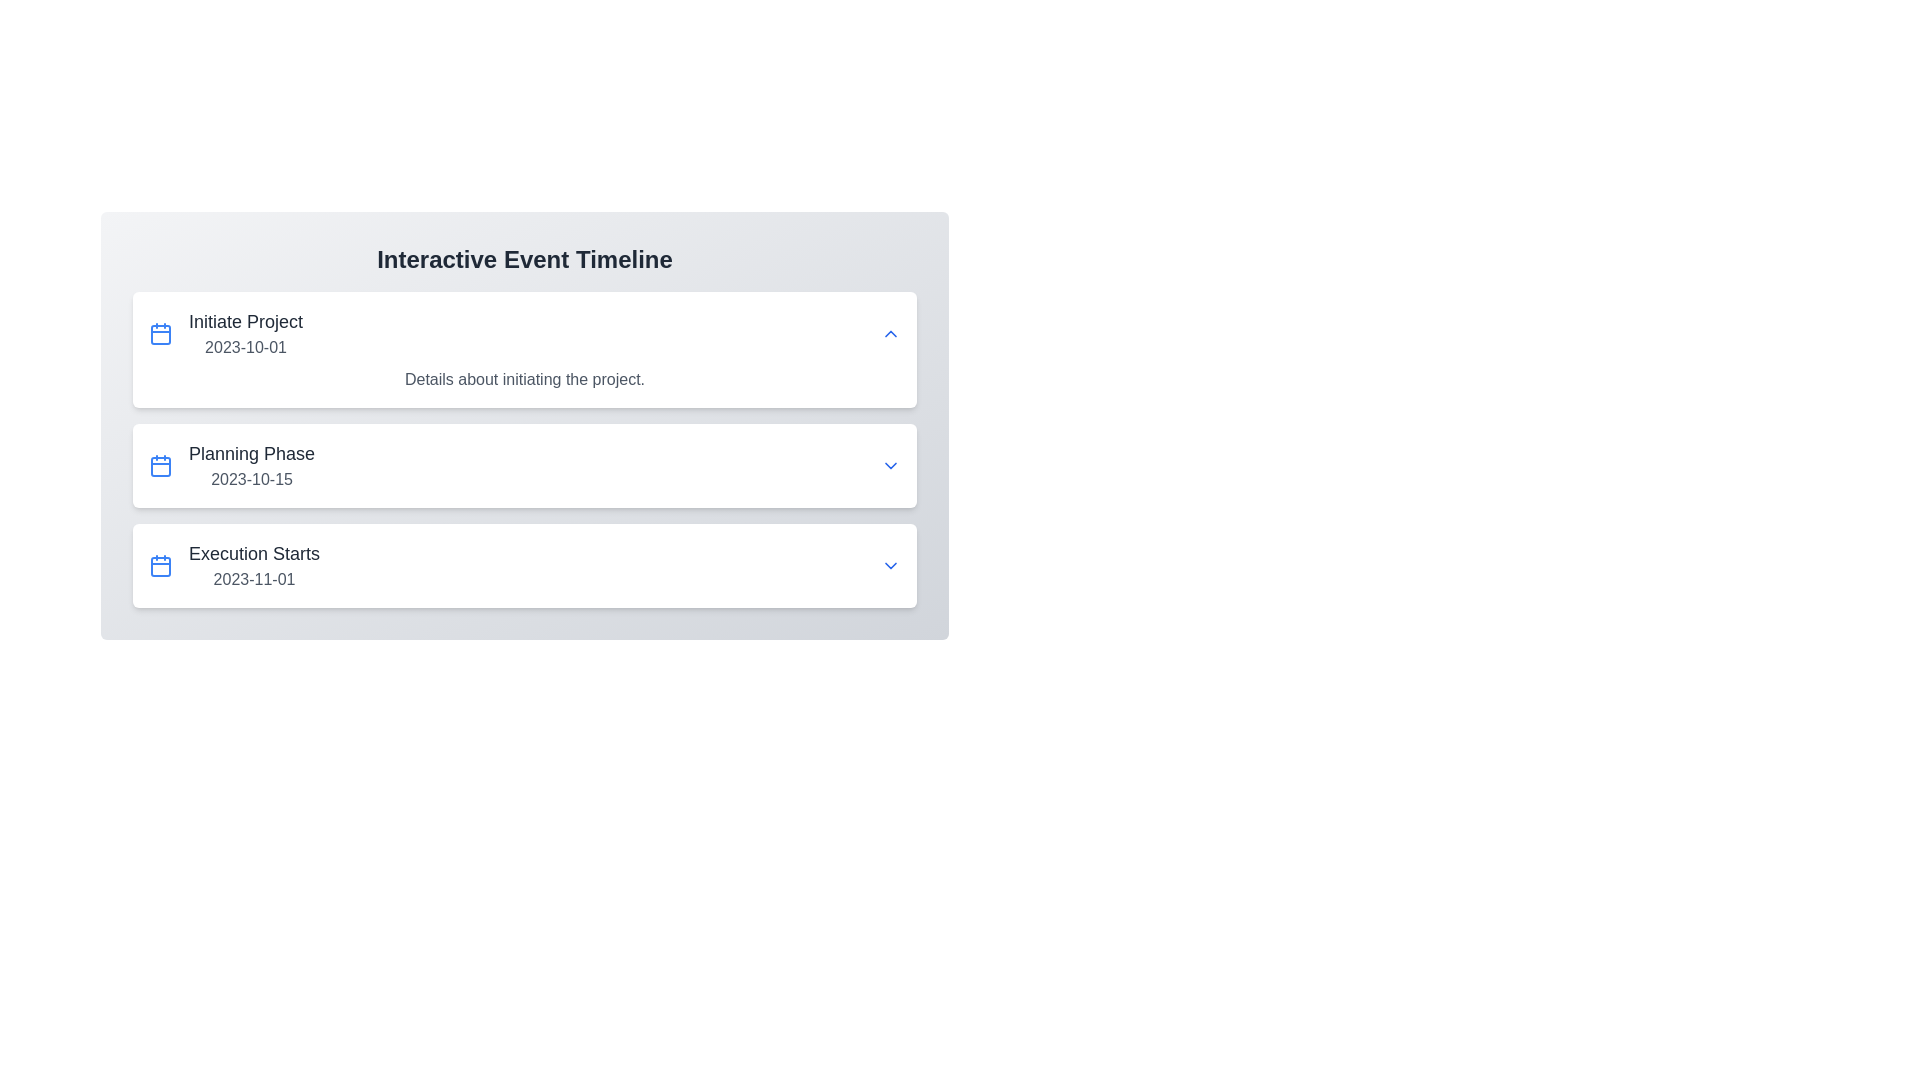 This screenshot has width=1920, height=1080. Describe the element at coordinates (234, 566) in the screenshot. I see `timeline event descriptor element labeled 'Execution Starts' with the scheduled date '2023-11-01', located in the third row of the 'Interactive Event Timeline' below 'Planning Phase'` at that location.